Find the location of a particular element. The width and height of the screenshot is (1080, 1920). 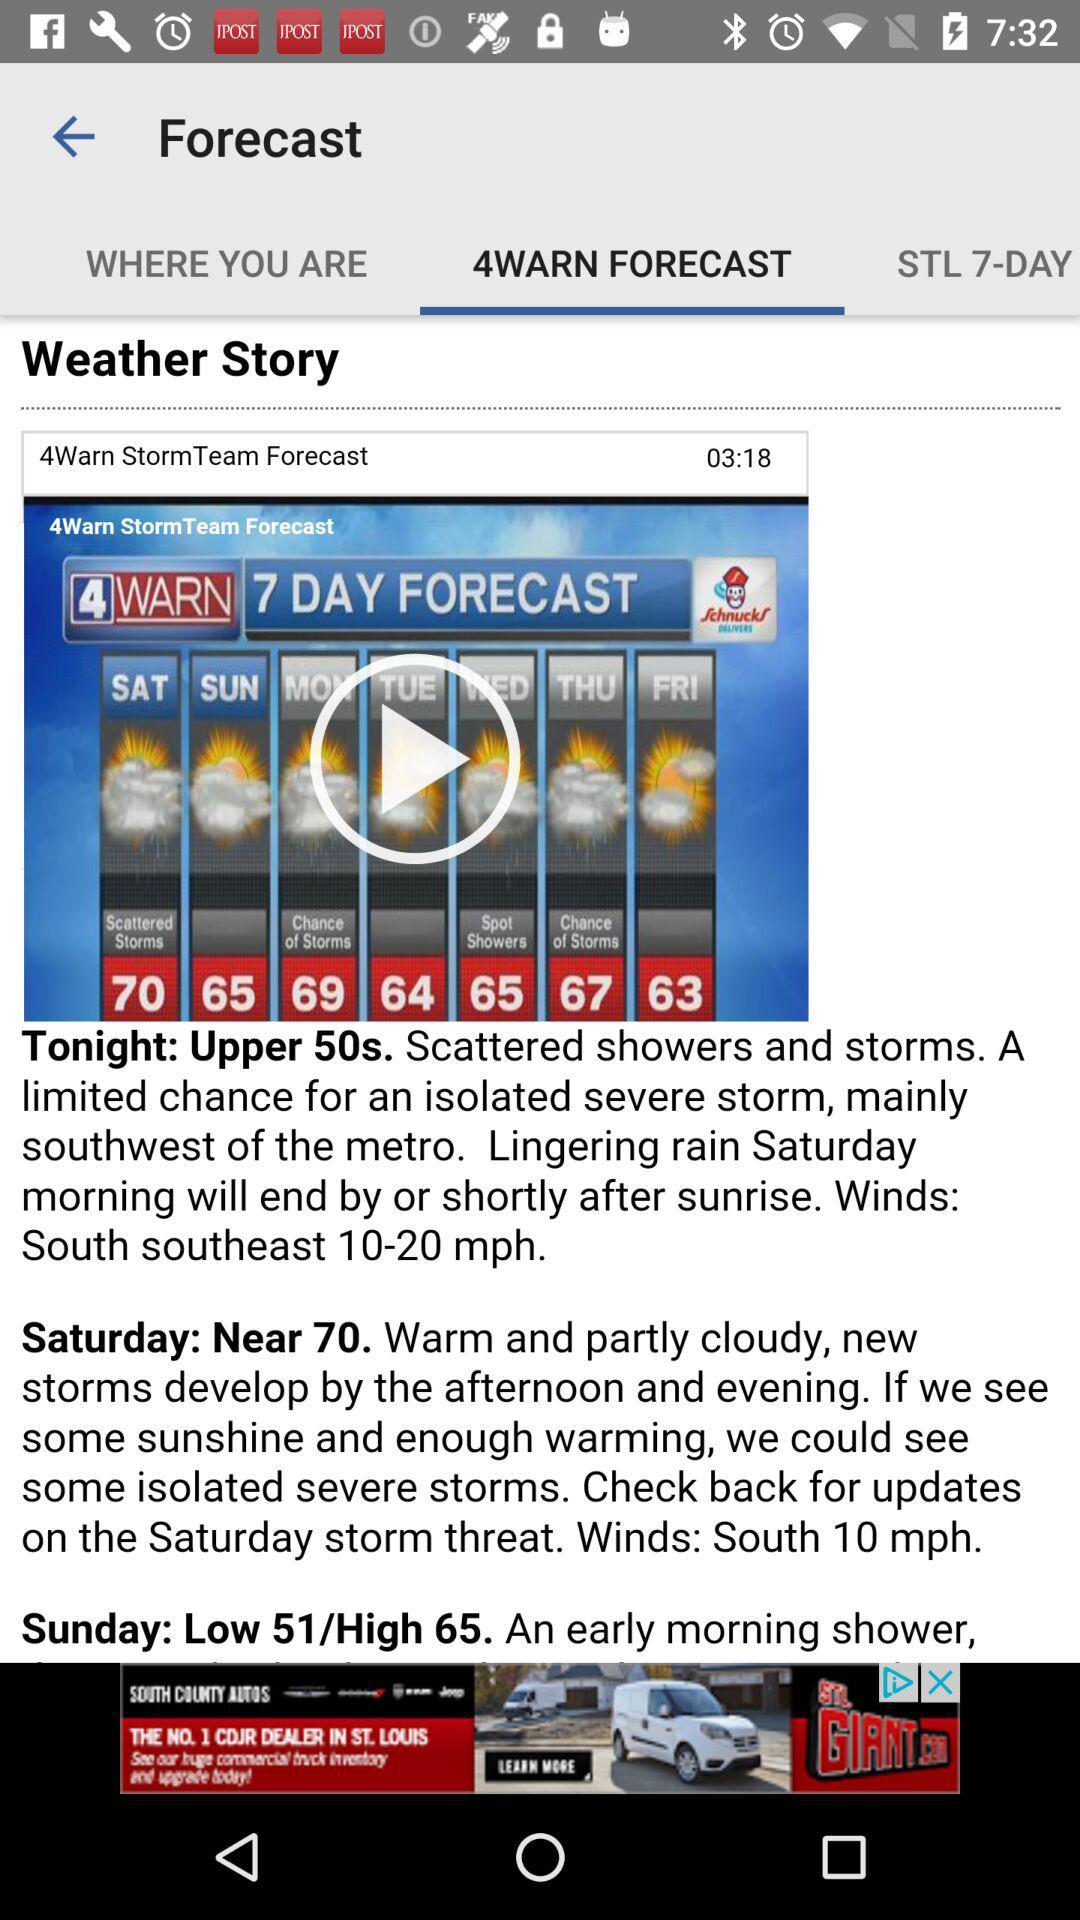

the video is located at coordinates (540, 988).